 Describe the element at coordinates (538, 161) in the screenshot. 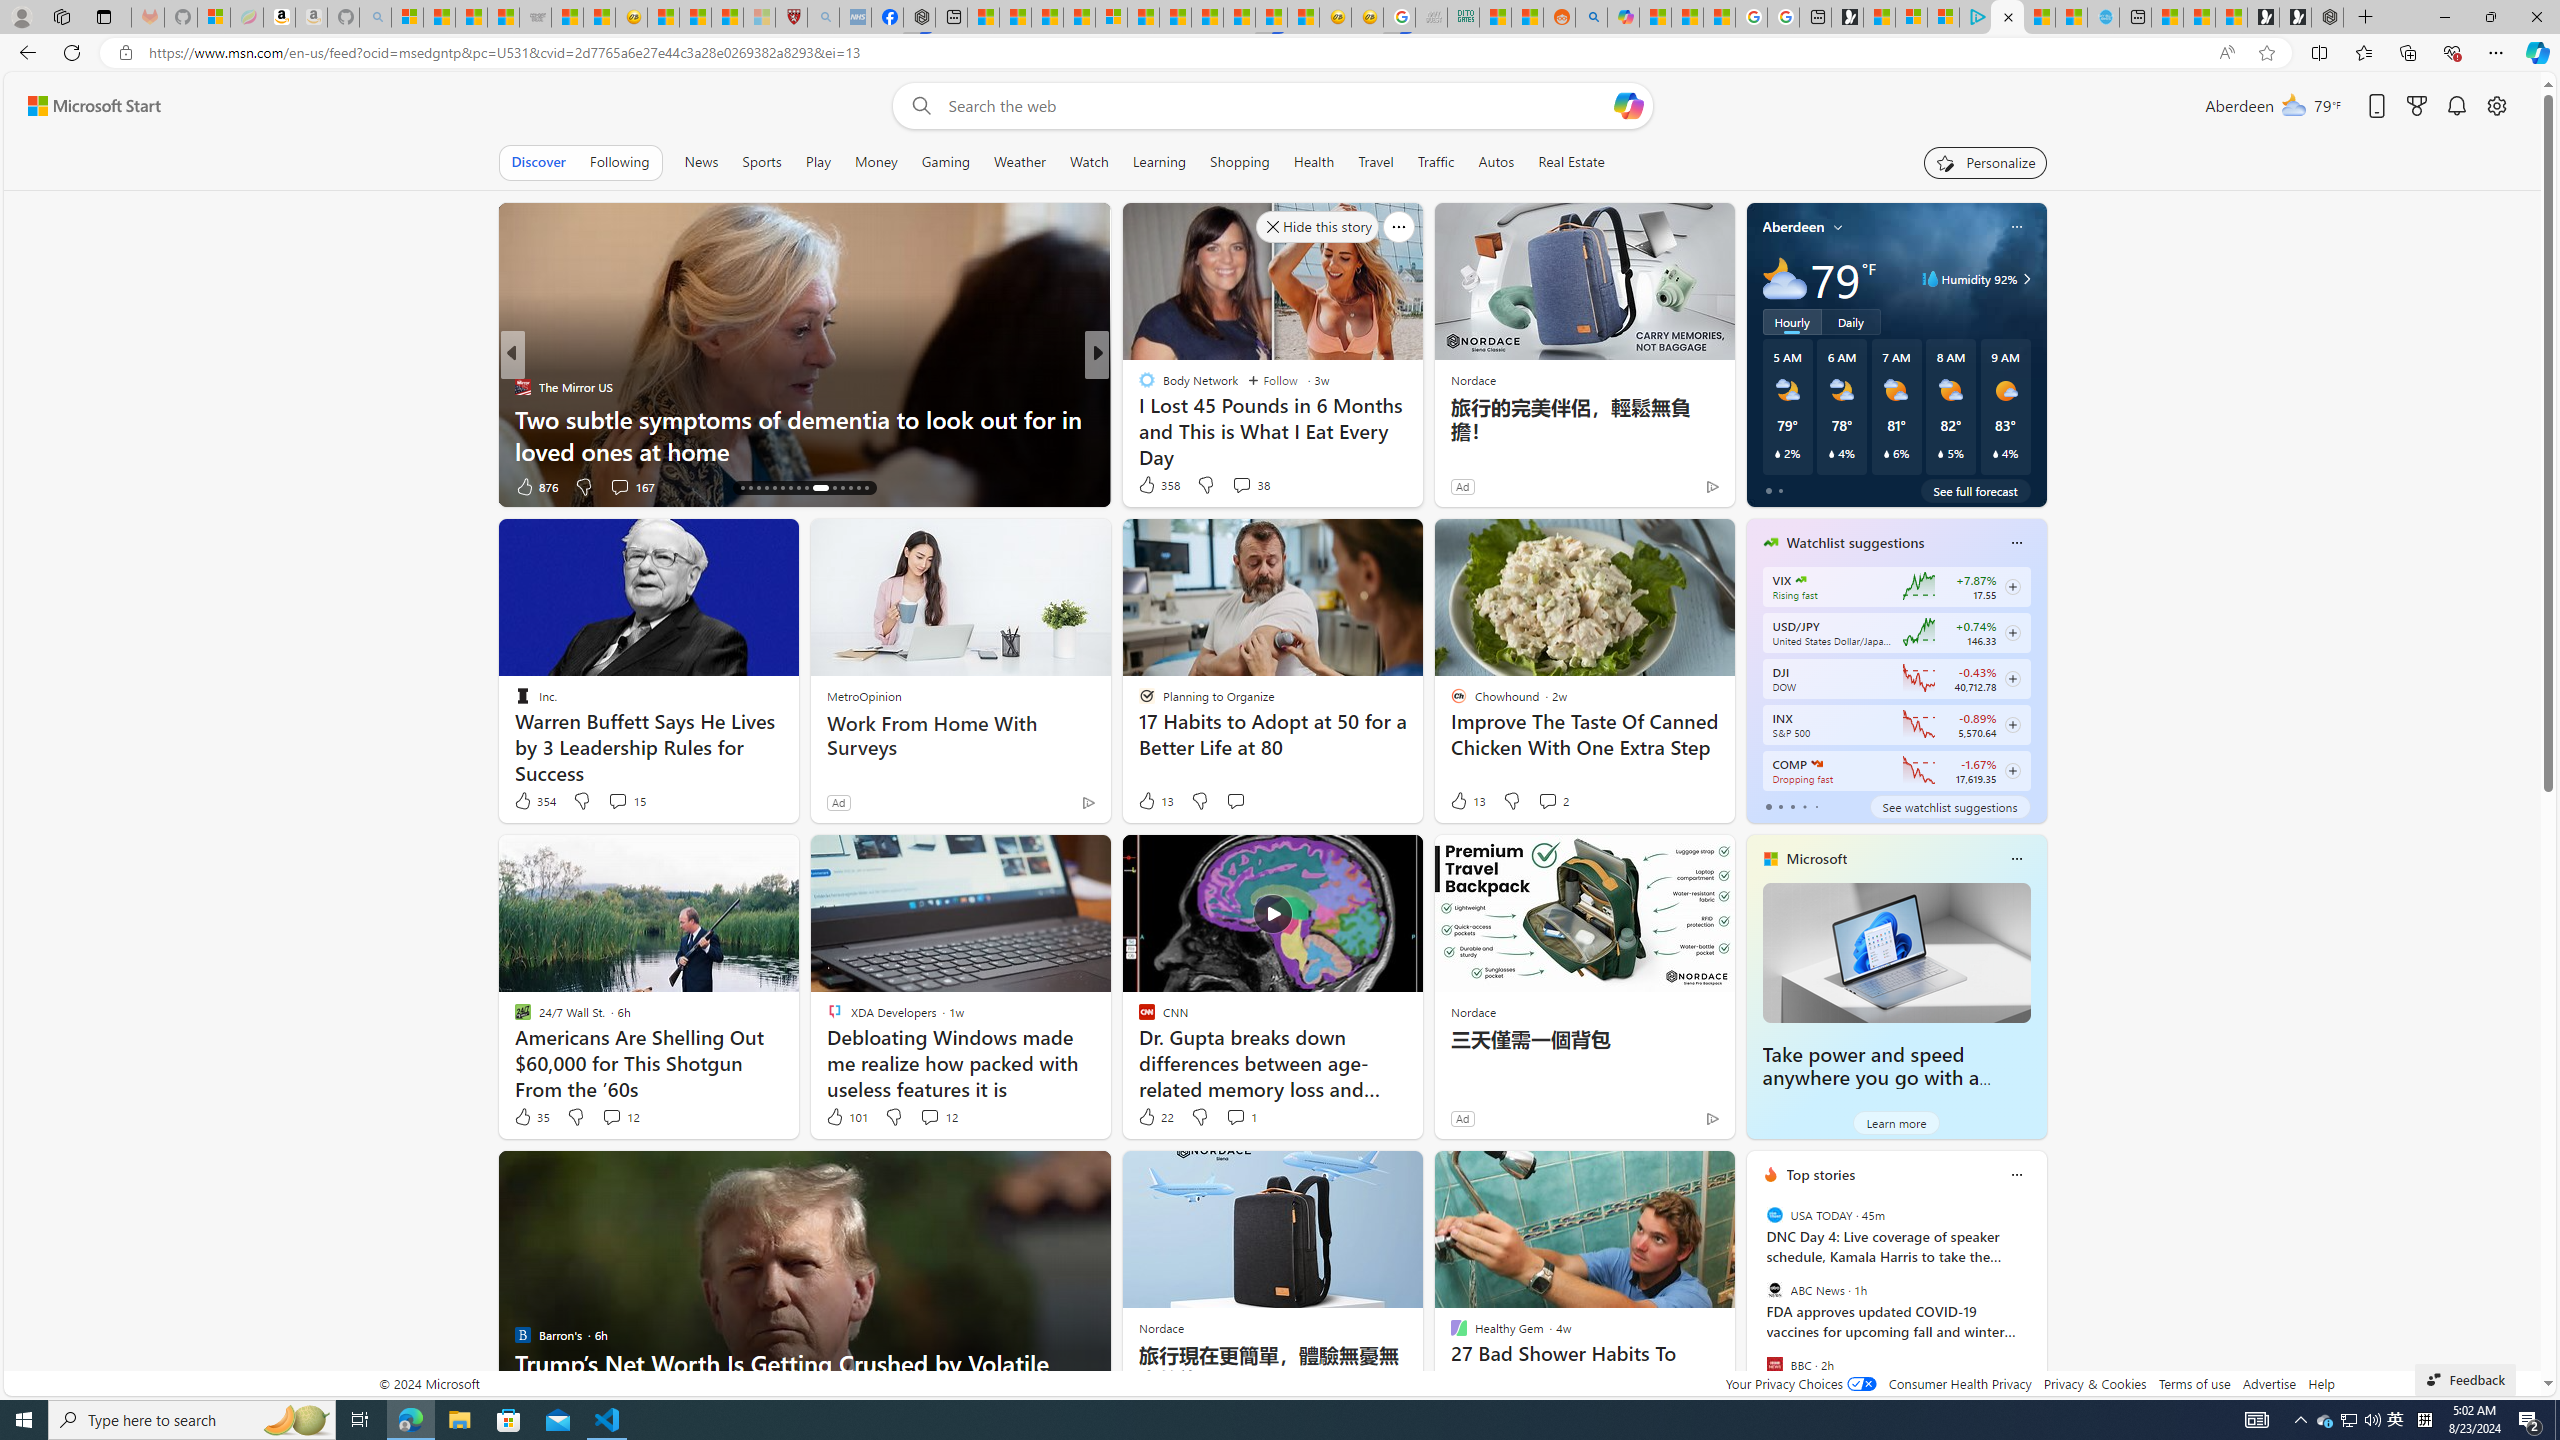

I see `'Discover'` at that location.